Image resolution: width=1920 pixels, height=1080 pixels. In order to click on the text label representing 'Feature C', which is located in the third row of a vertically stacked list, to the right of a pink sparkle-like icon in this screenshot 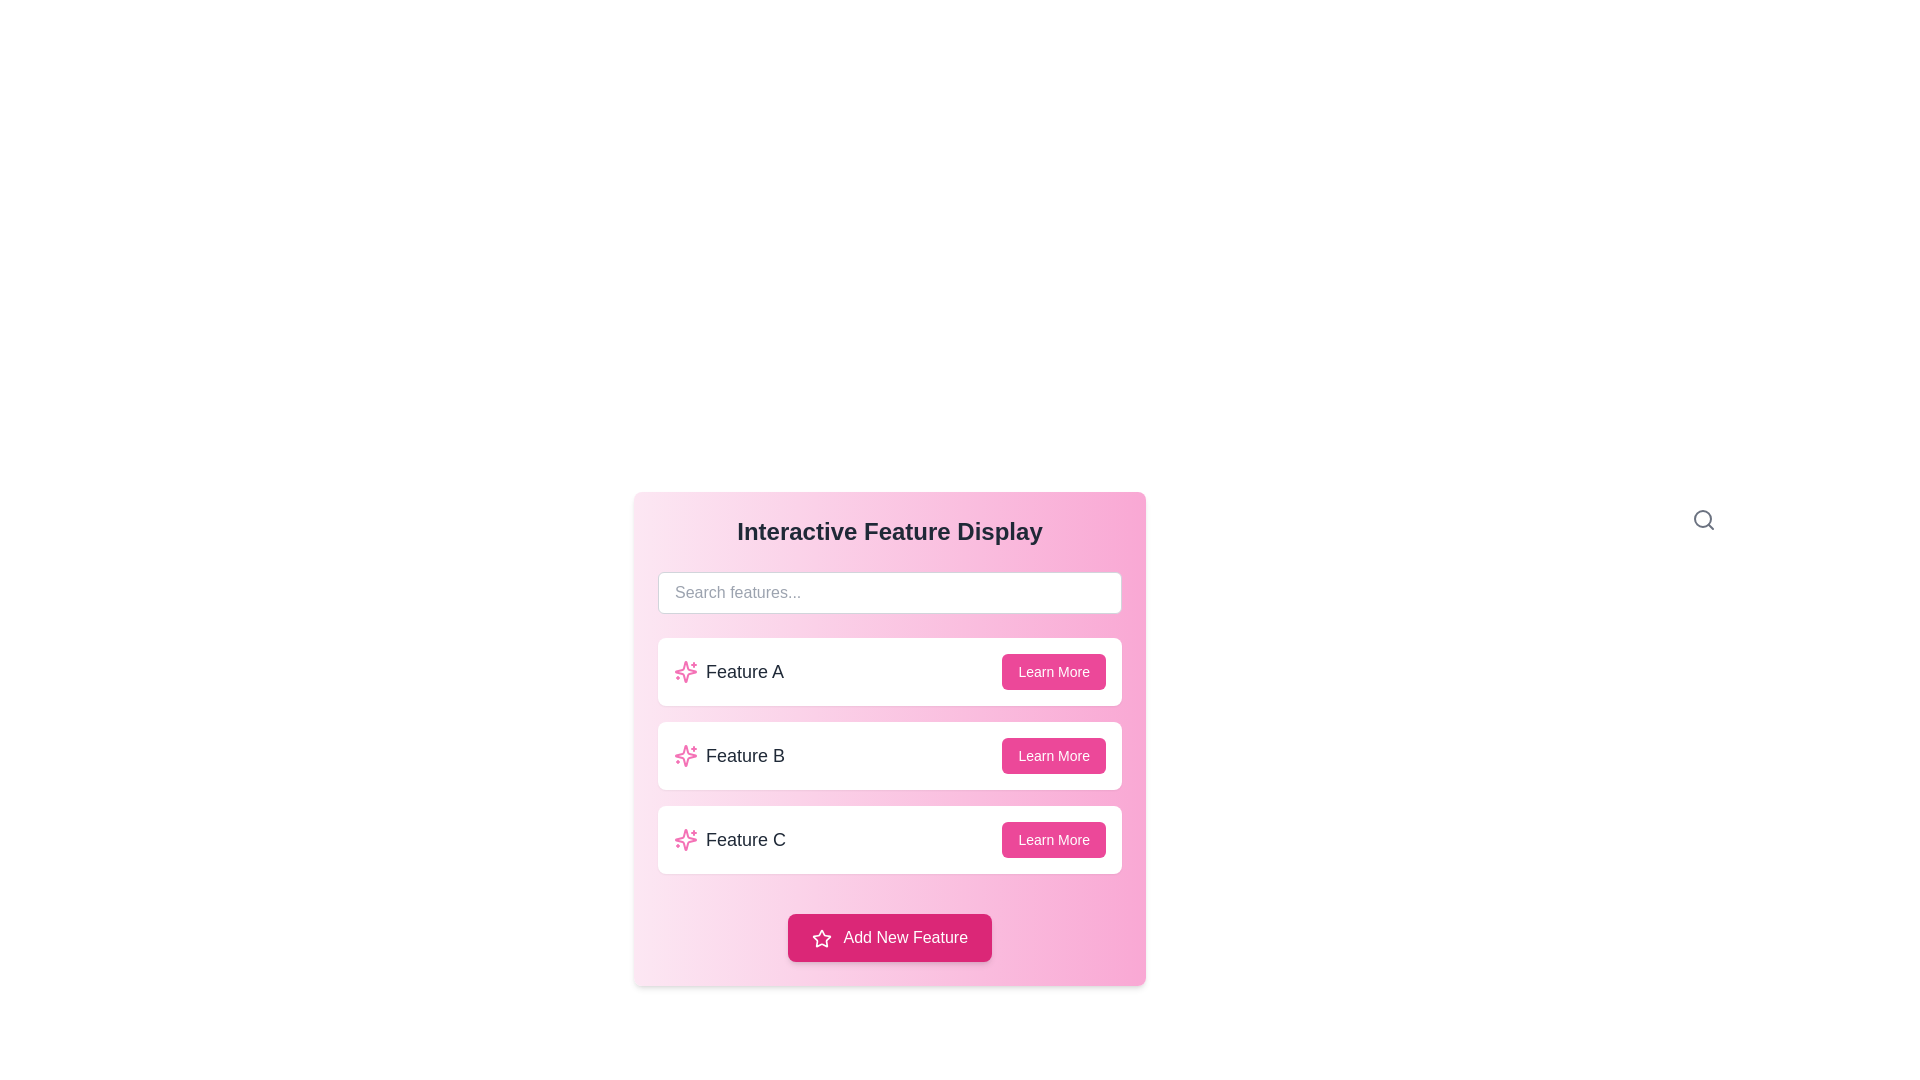, I will do `click(728, 840)`.